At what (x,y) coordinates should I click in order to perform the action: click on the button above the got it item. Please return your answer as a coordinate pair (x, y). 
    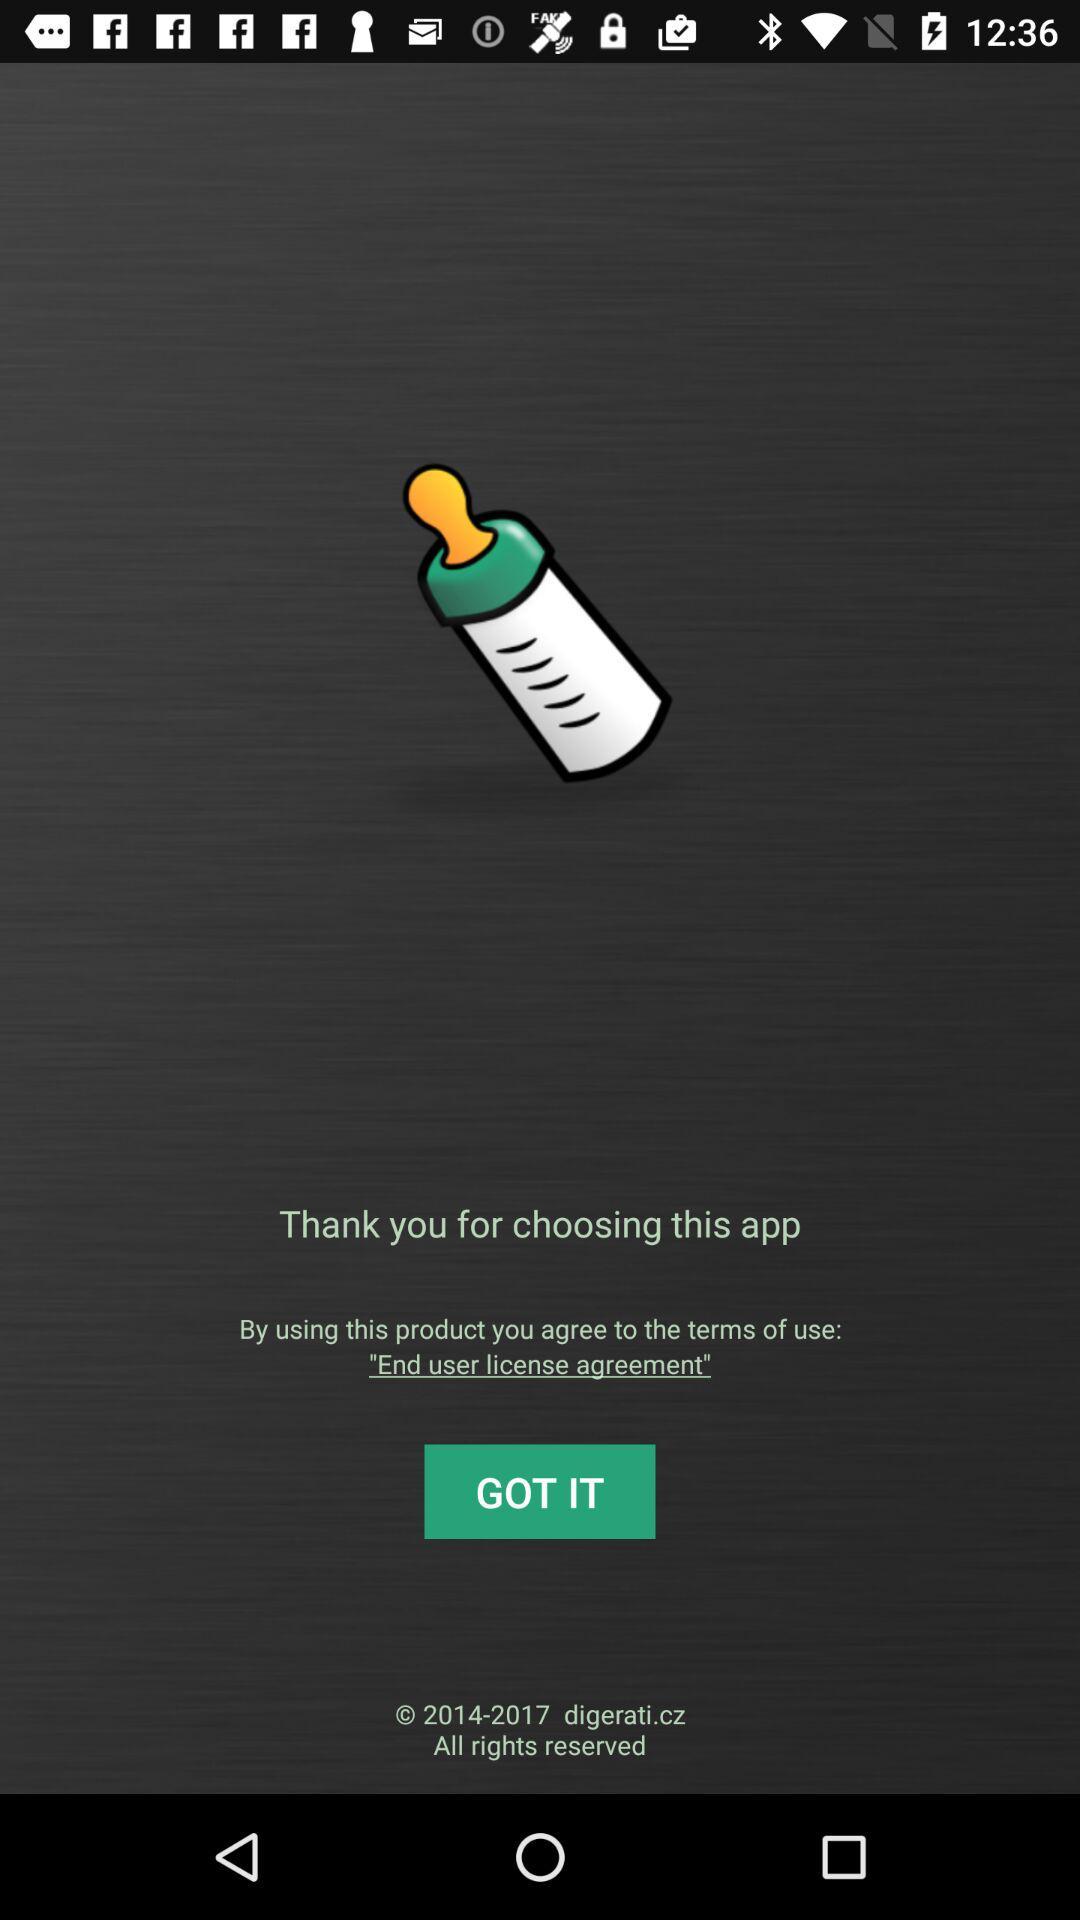
    Looking at the image, I should click on (540, 1362).